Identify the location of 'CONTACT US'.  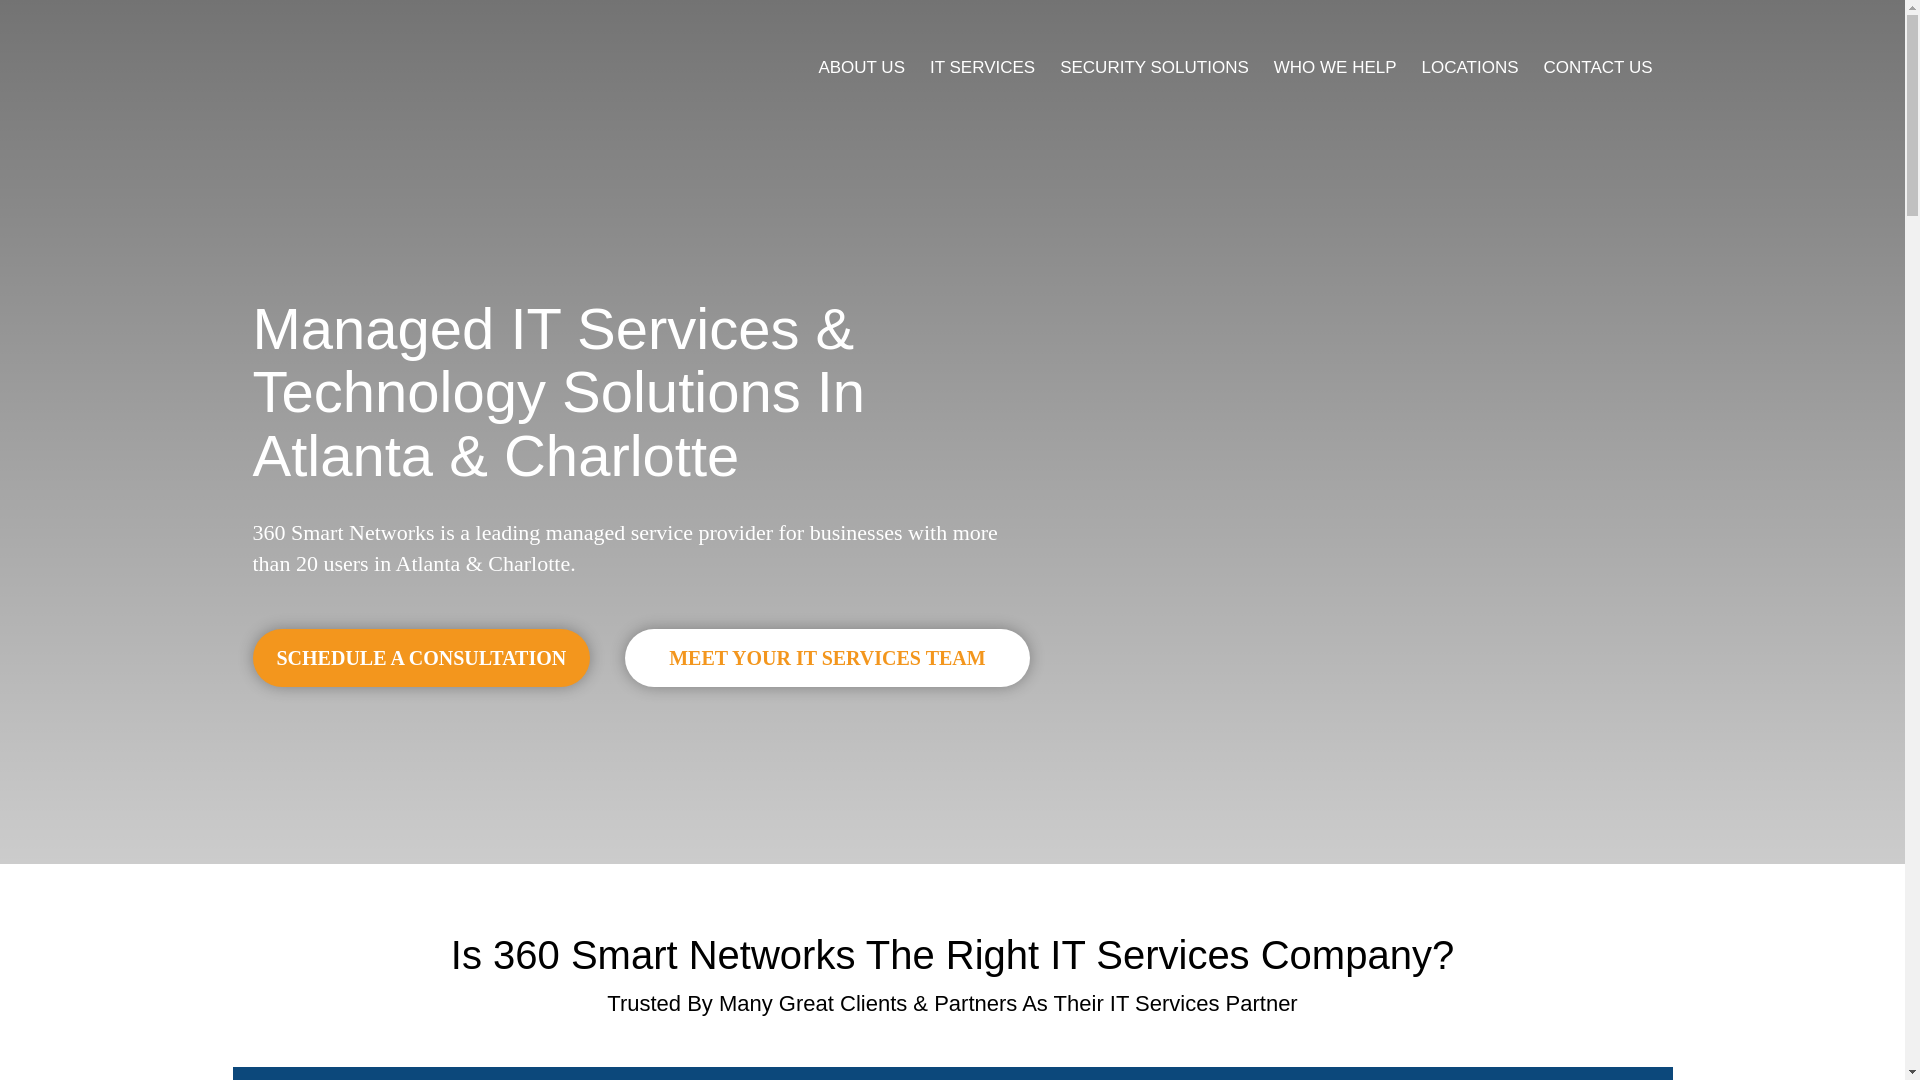
(1597, 66).